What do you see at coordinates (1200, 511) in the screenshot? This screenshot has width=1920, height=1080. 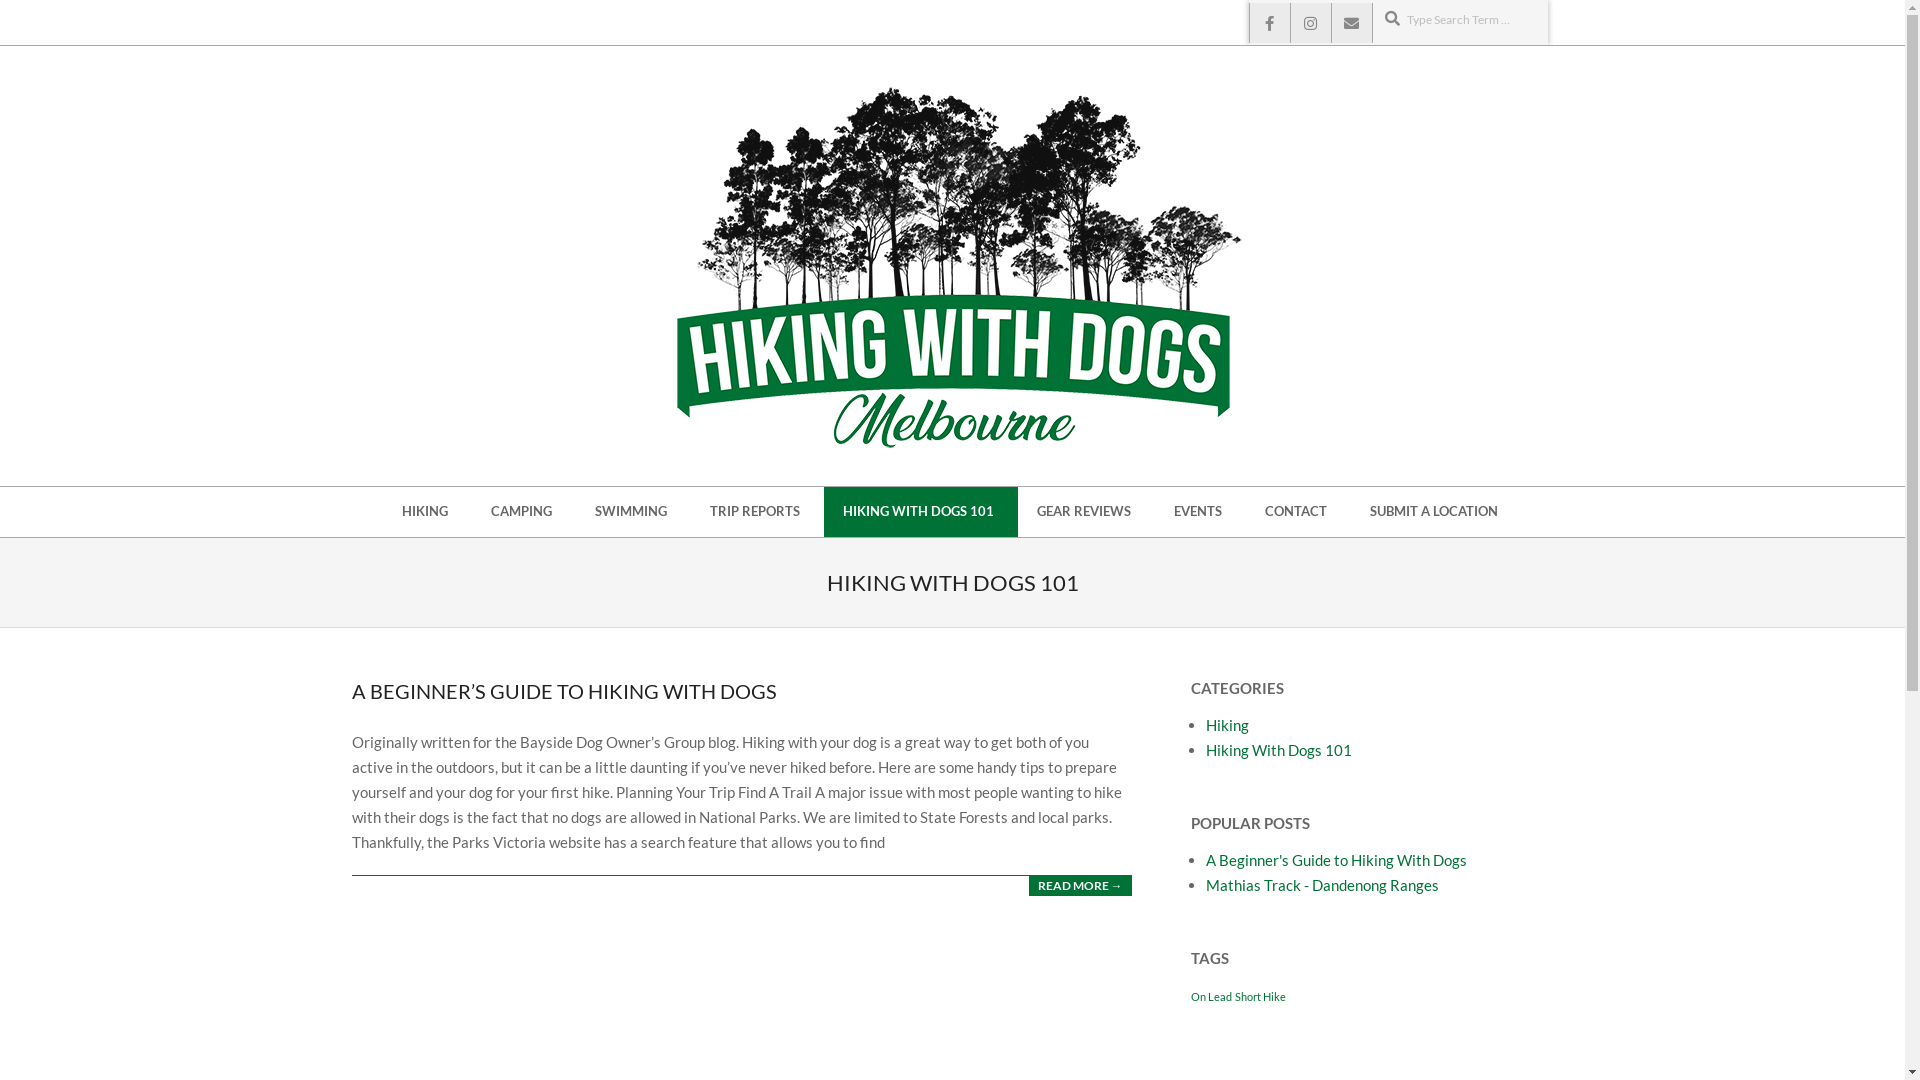 I see `'EVENTS'` at bounding box center [1200, 511].